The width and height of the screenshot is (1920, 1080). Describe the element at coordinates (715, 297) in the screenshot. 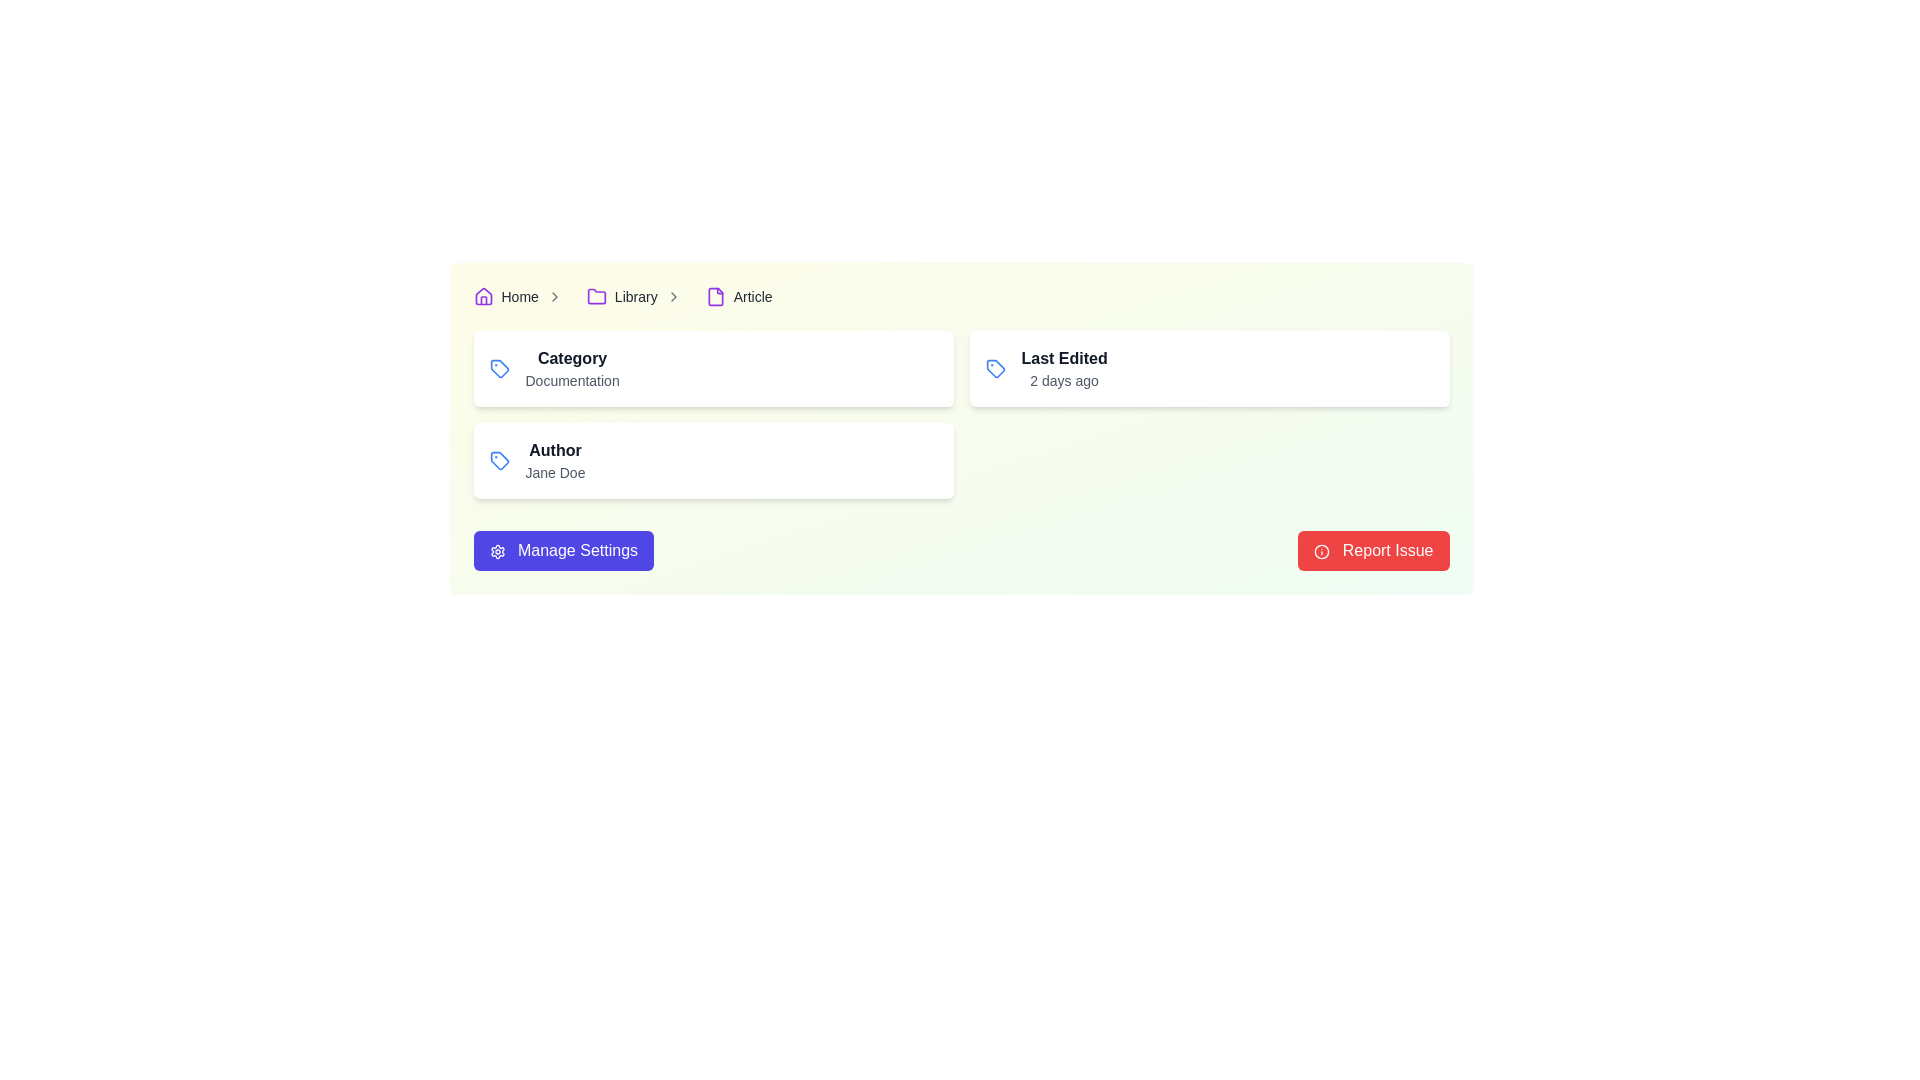

I see `the decorative folder-like icon representing the 'Article' section in the breadcrumb navigation at the top-center of the interface` at that location.